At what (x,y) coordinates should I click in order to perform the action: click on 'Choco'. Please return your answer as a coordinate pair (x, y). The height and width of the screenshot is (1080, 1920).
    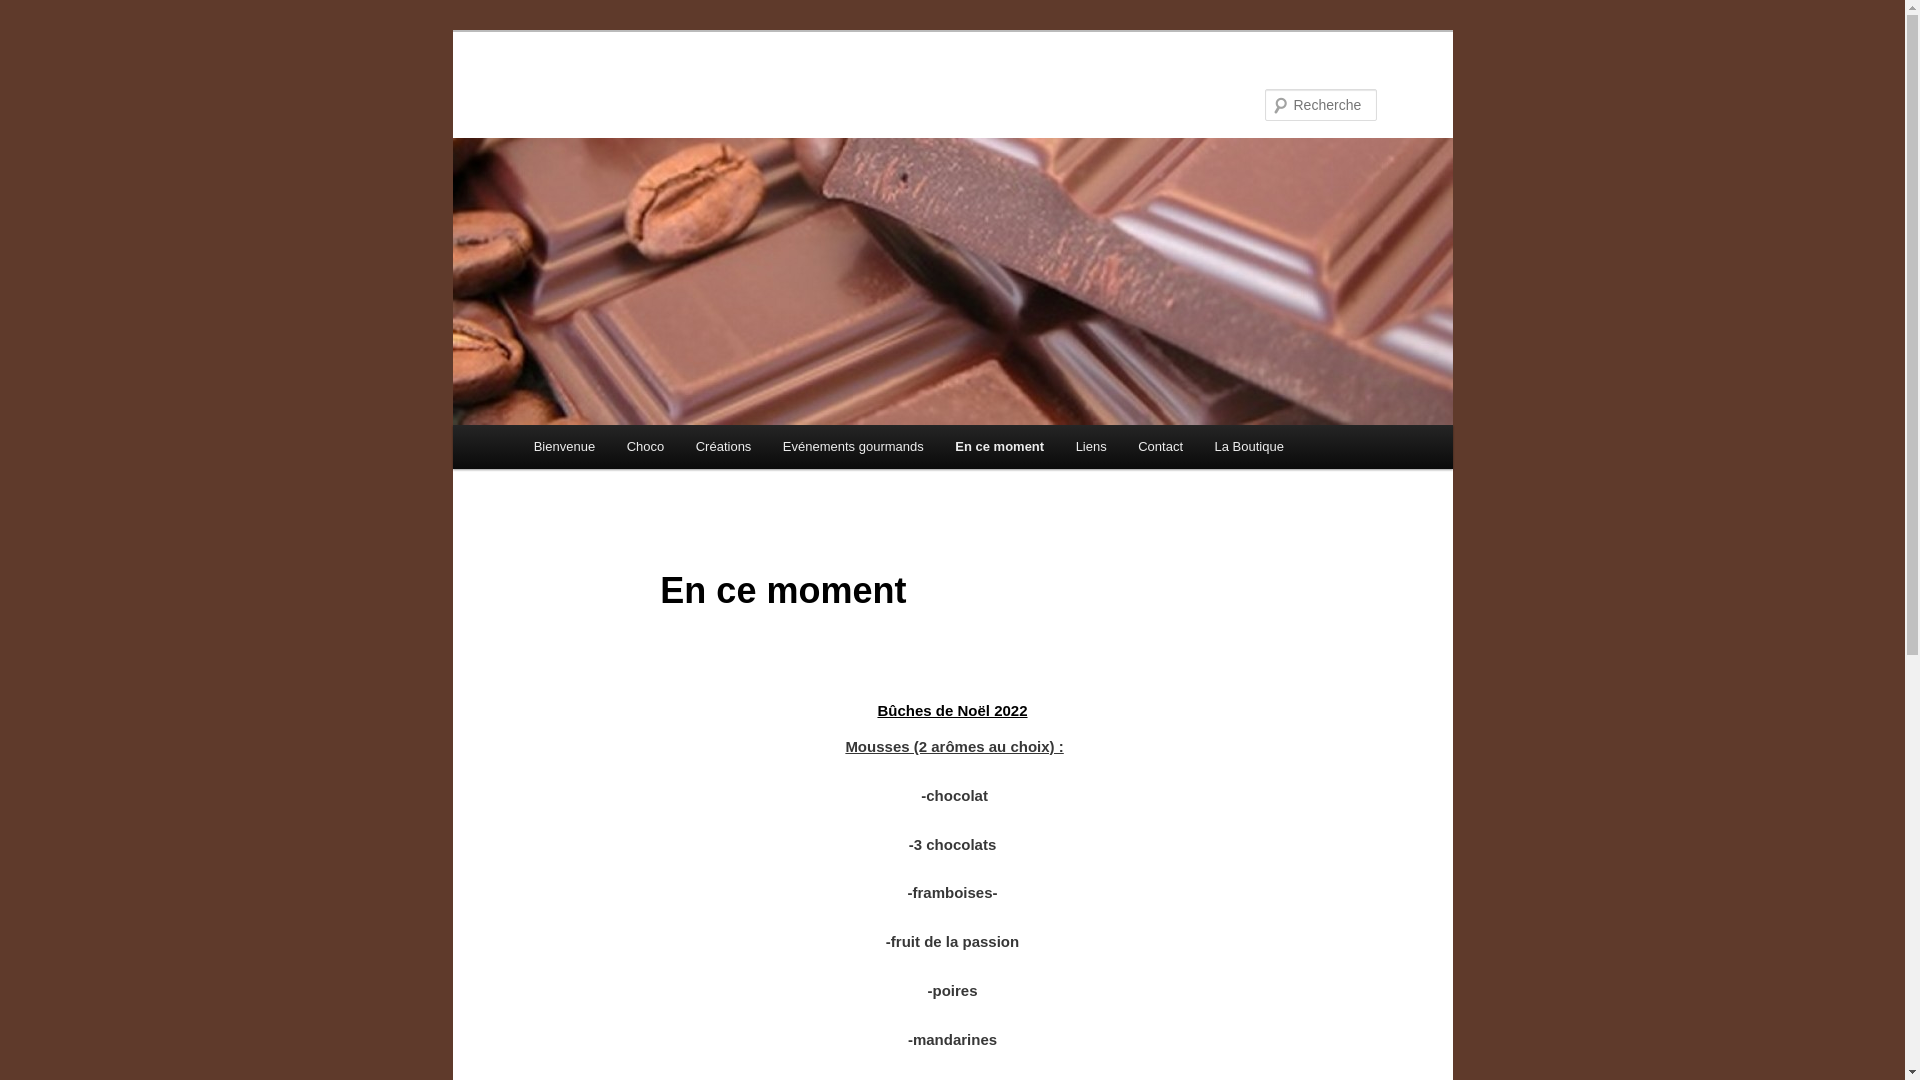
    Looking at the image, I should click on (645, 445).